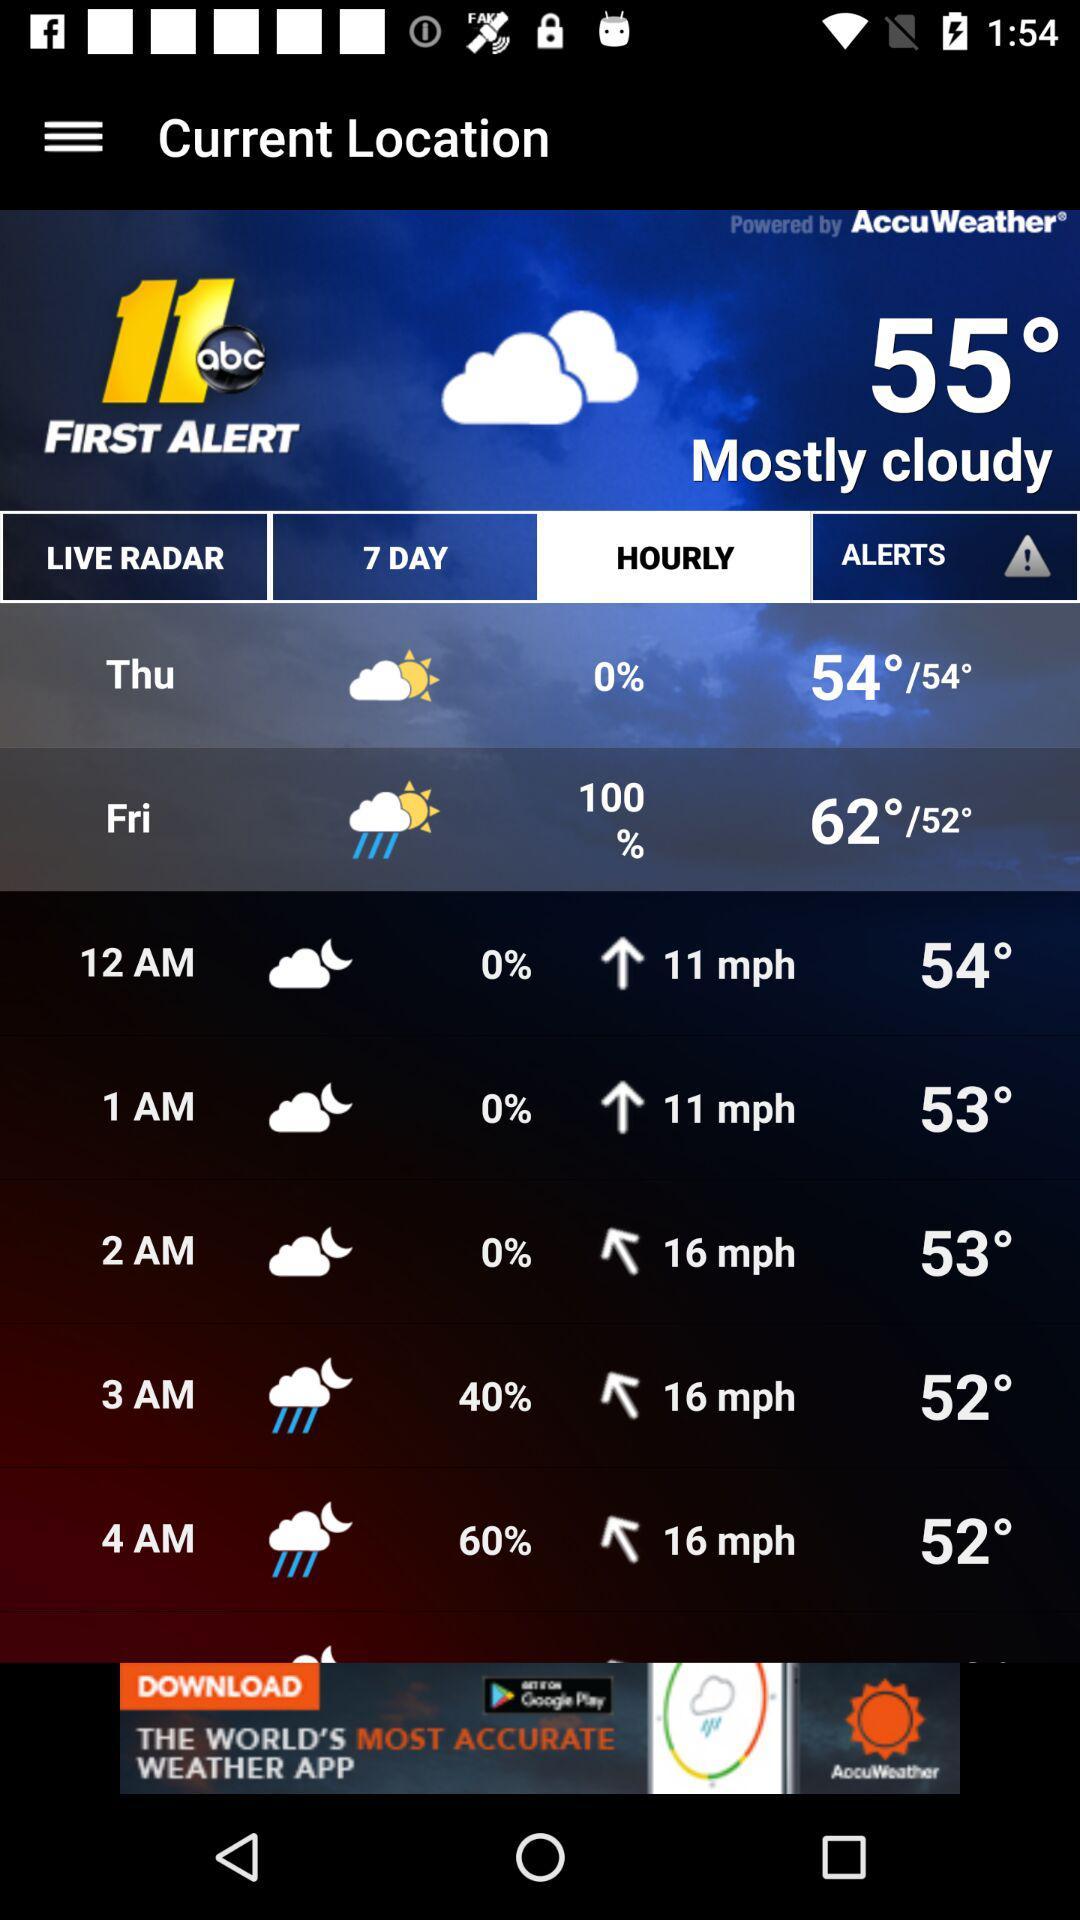  I want to click on the menu icon, so click(72, 135).